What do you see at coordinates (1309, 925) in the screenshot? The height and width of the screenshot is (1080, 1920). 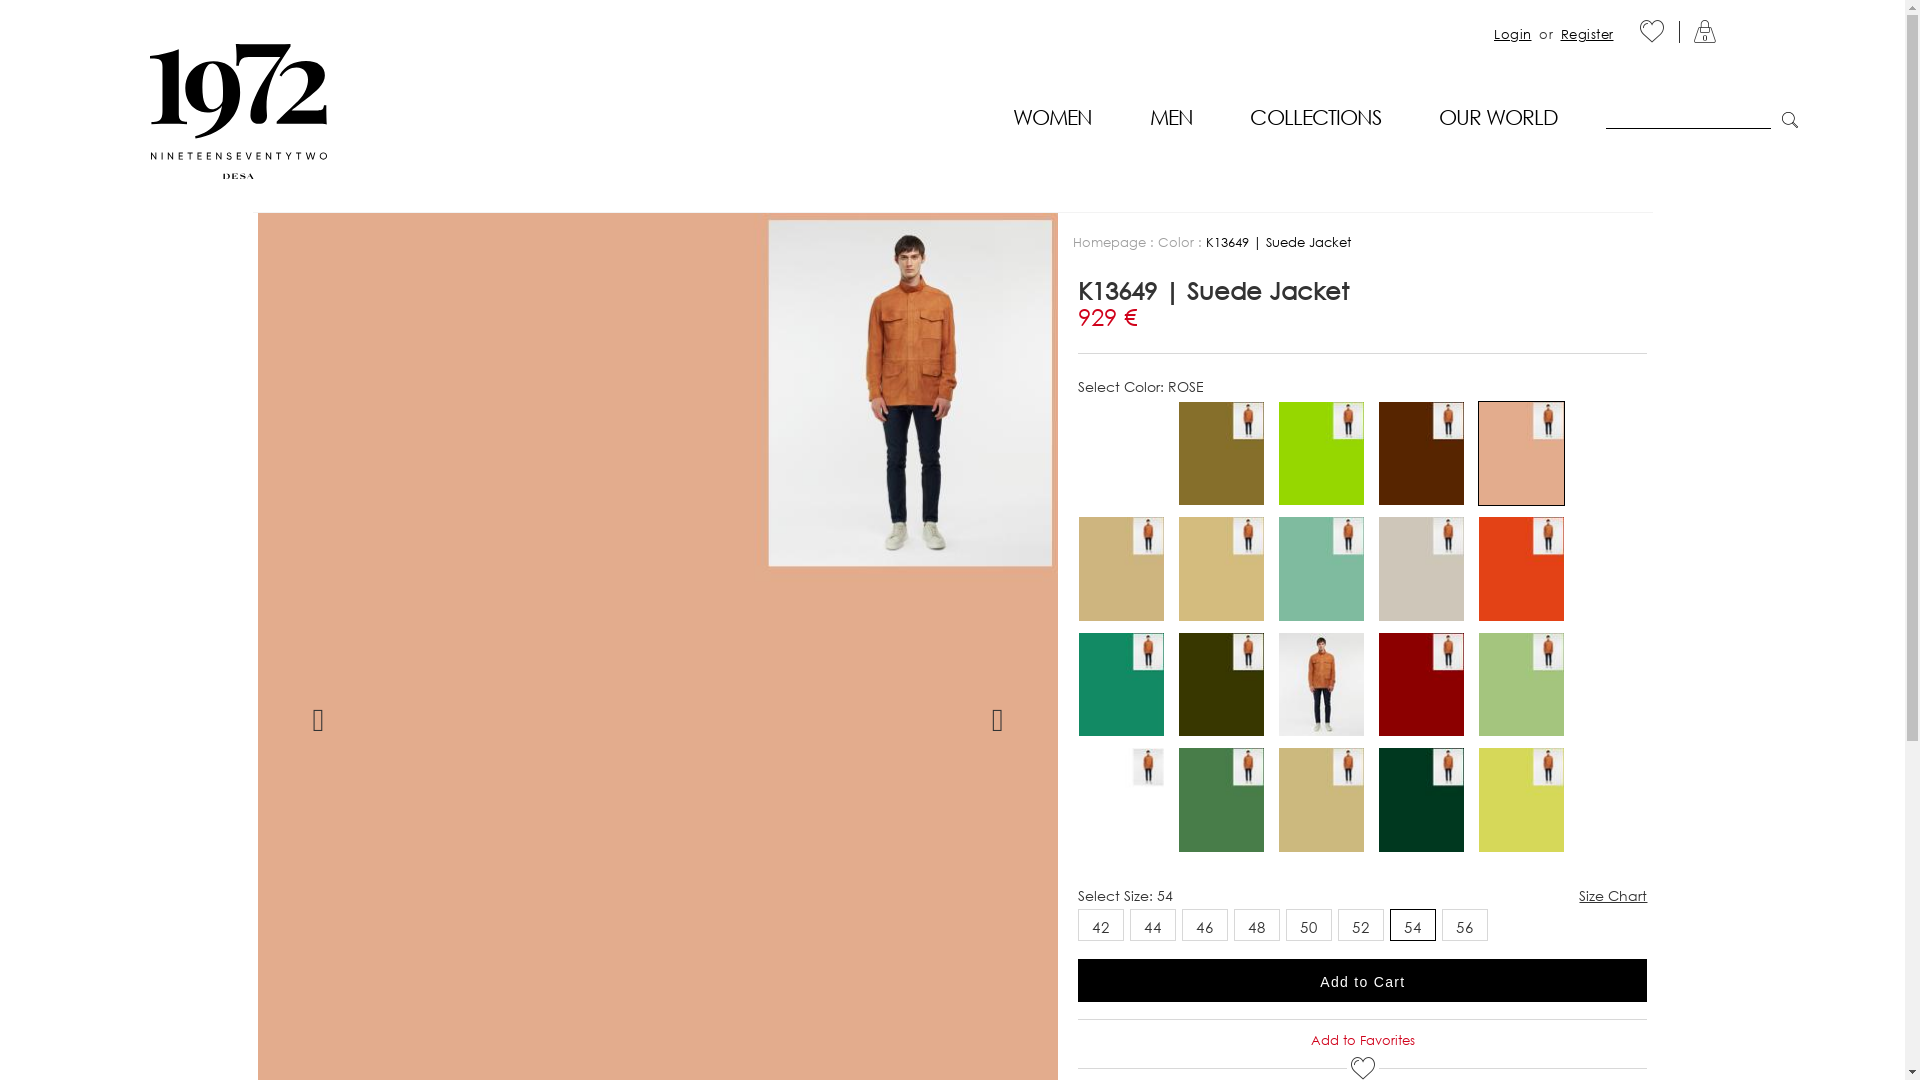 I see `'50'` at bounding box center [1309, 925].